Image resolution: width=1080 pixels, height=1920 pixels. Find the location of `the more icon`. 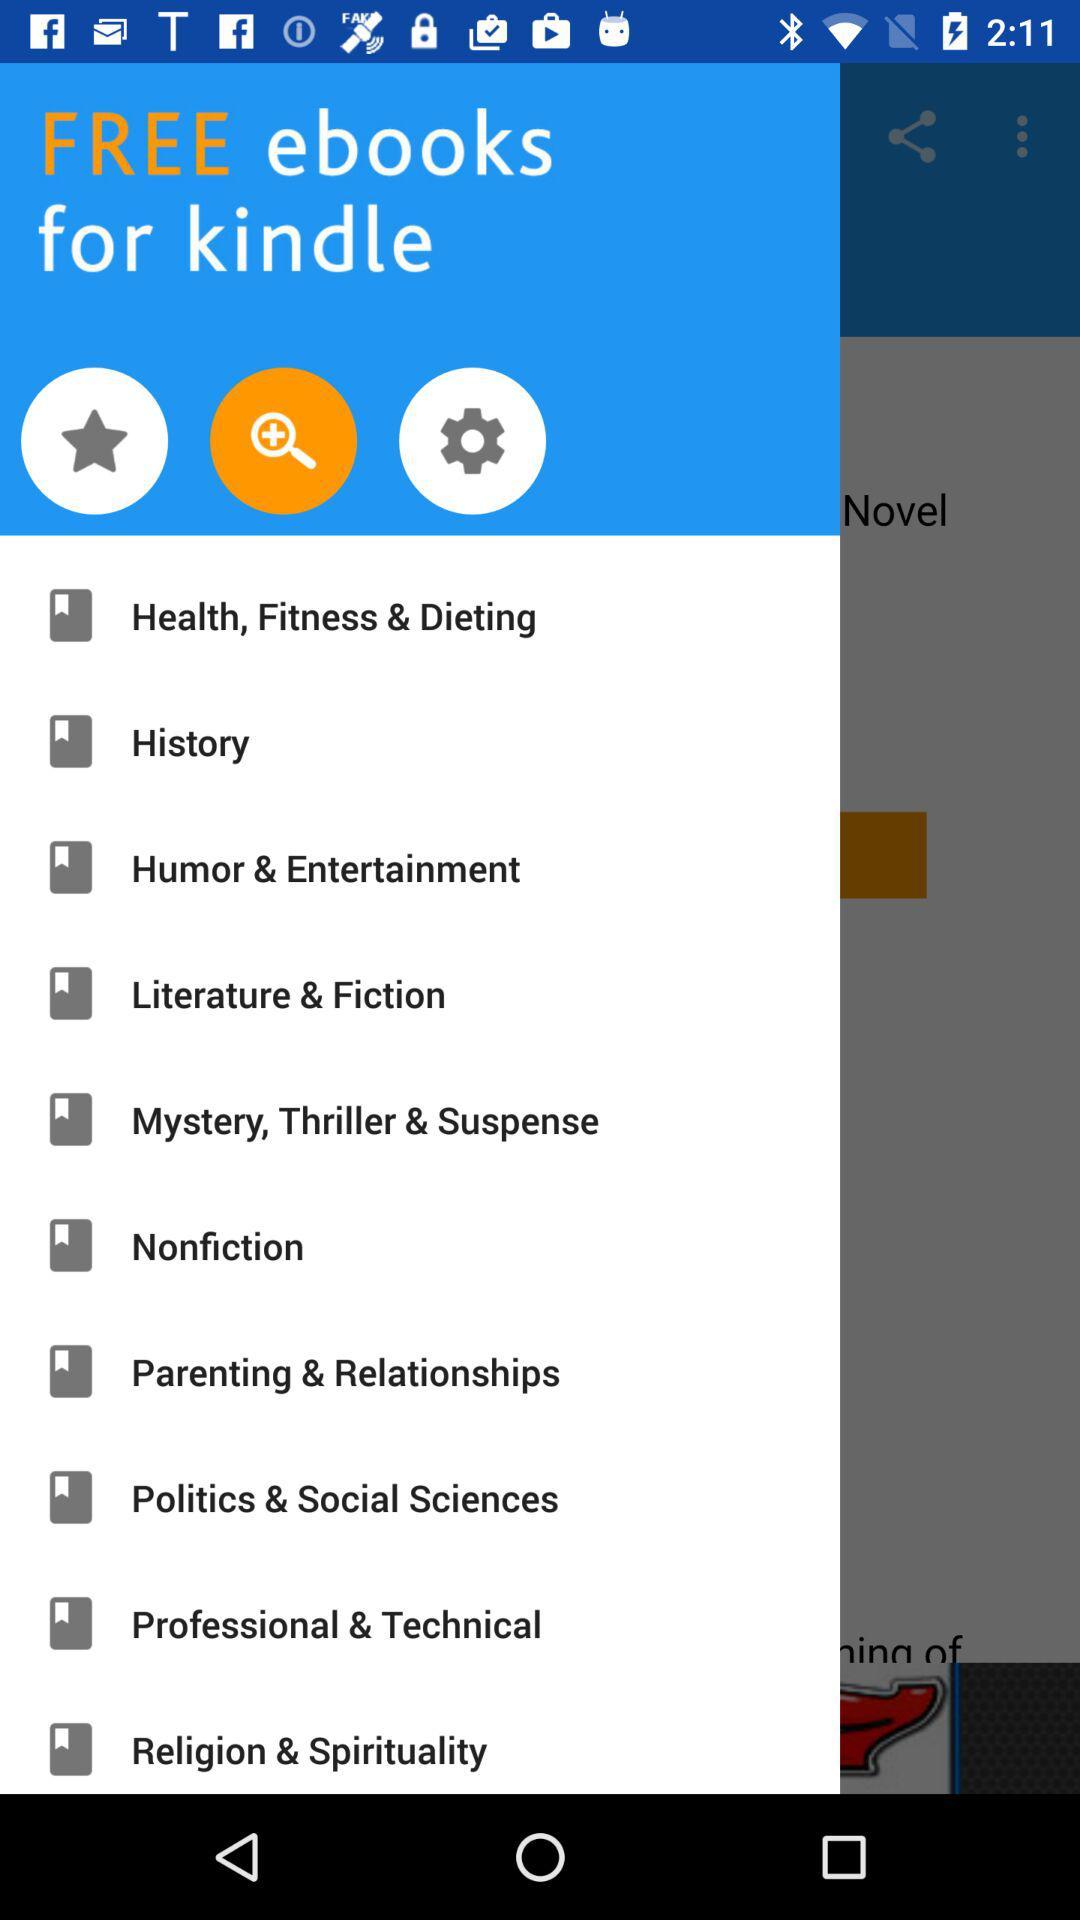

the more icon is located at coordinates (1027, 135).